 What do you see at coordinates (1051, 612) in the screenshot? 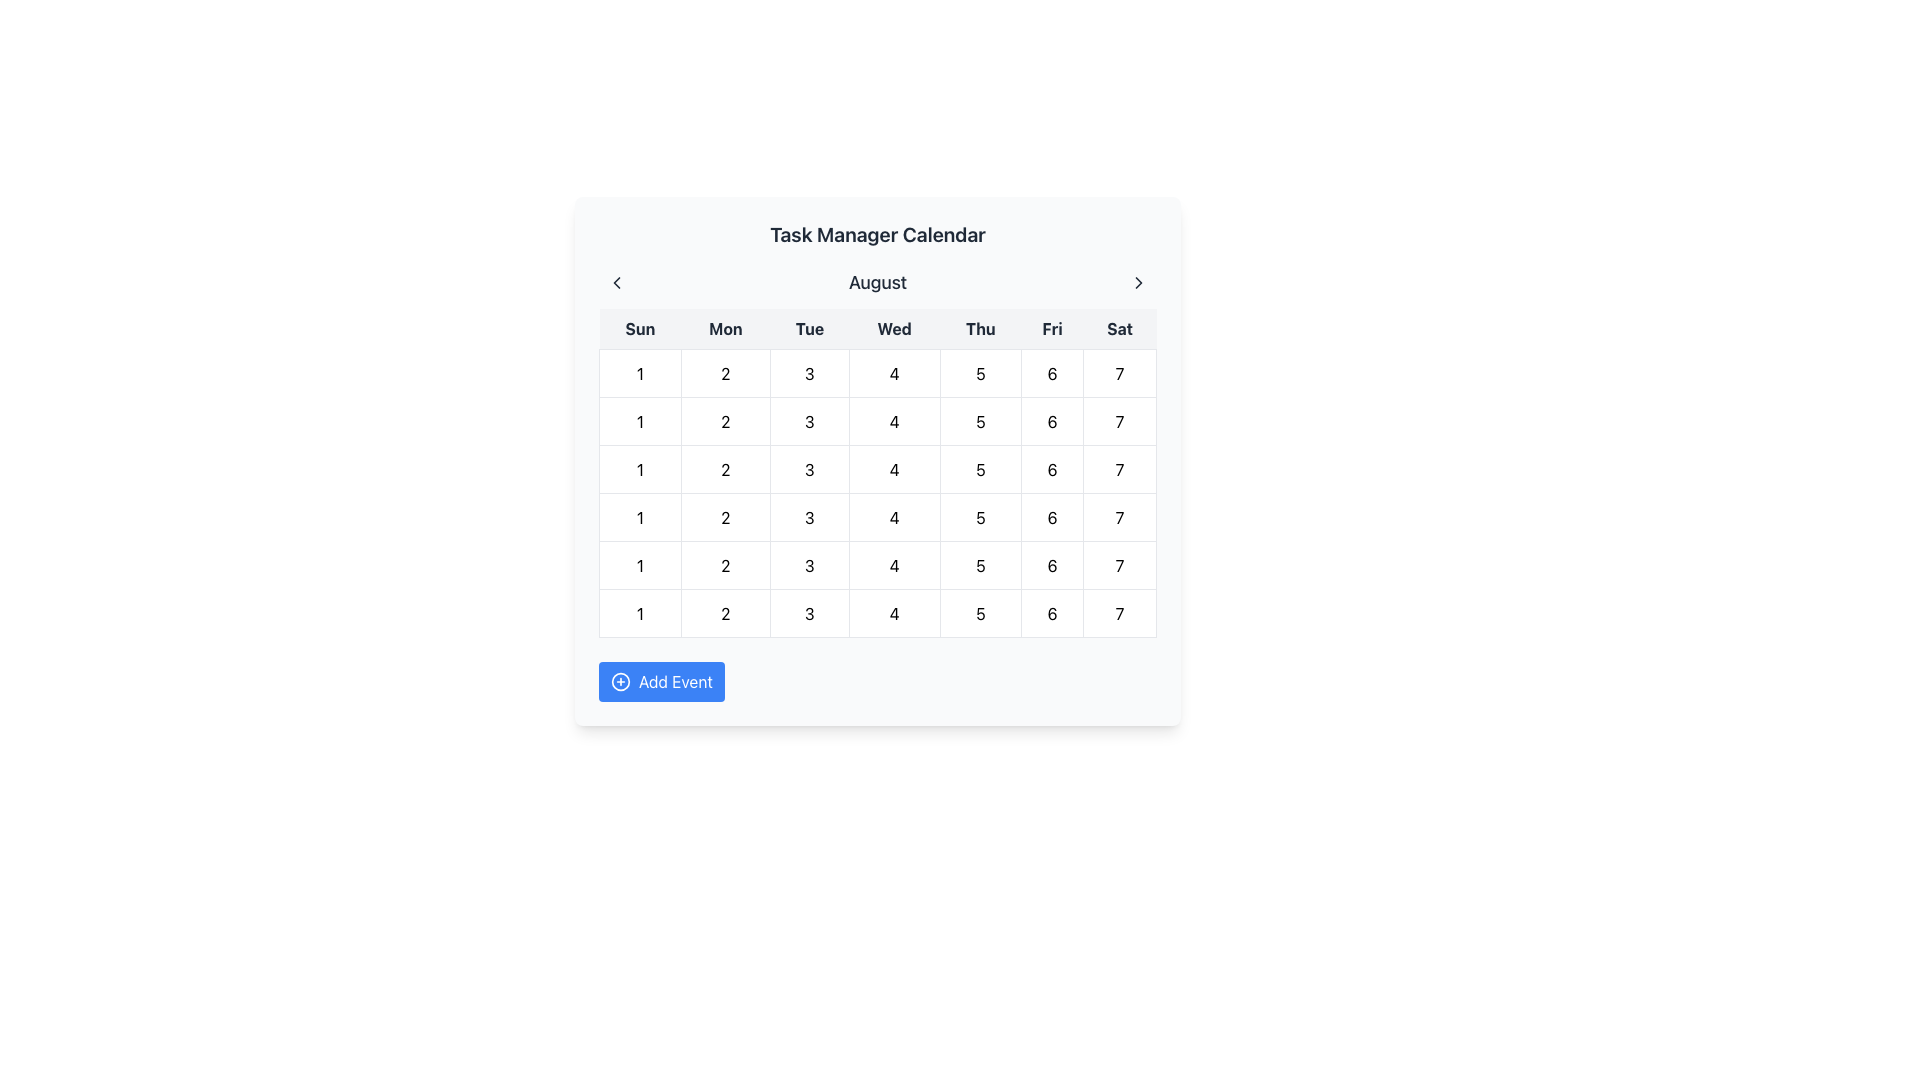
I see `the text label containing the number '6' in the topmost row of the calendar grid, which represents Friday` at bounding box center [1051, 612].